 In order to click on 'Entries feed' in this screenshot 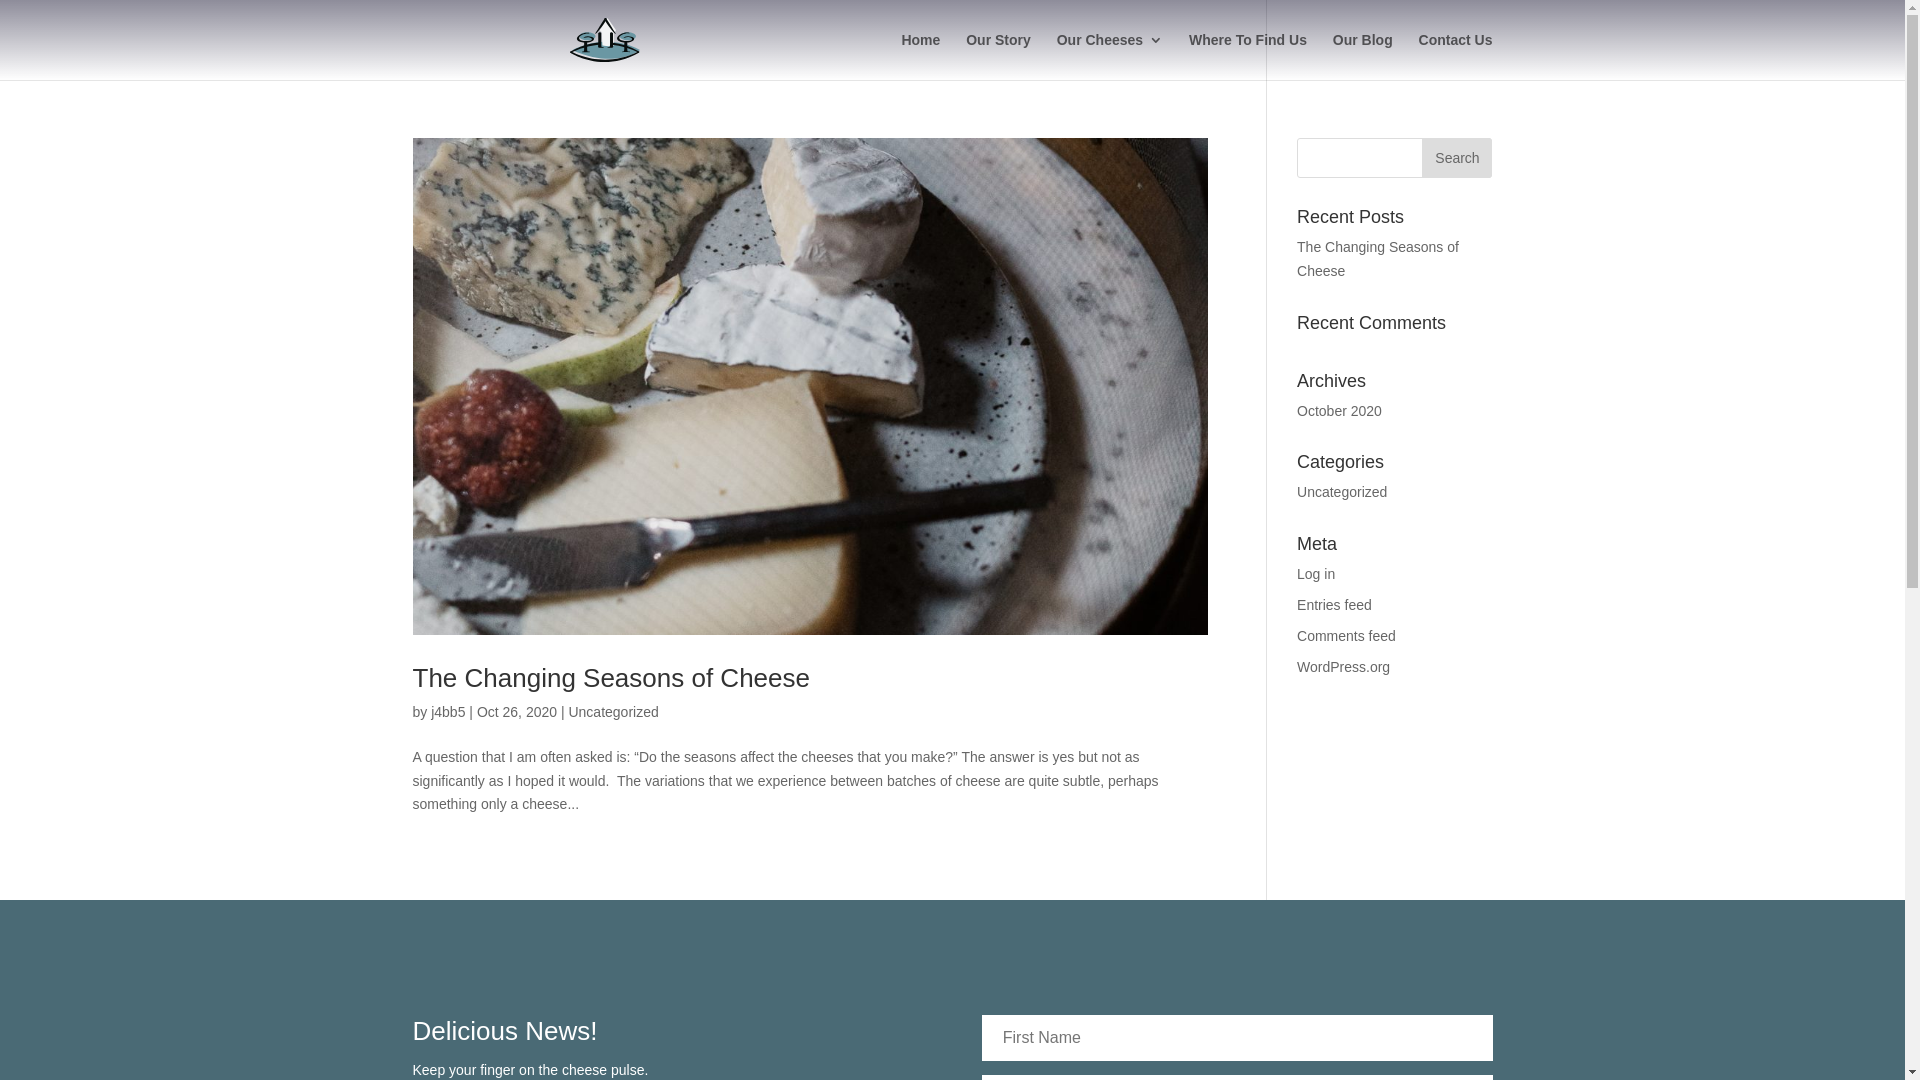, I will do `click(1334, 604)`.